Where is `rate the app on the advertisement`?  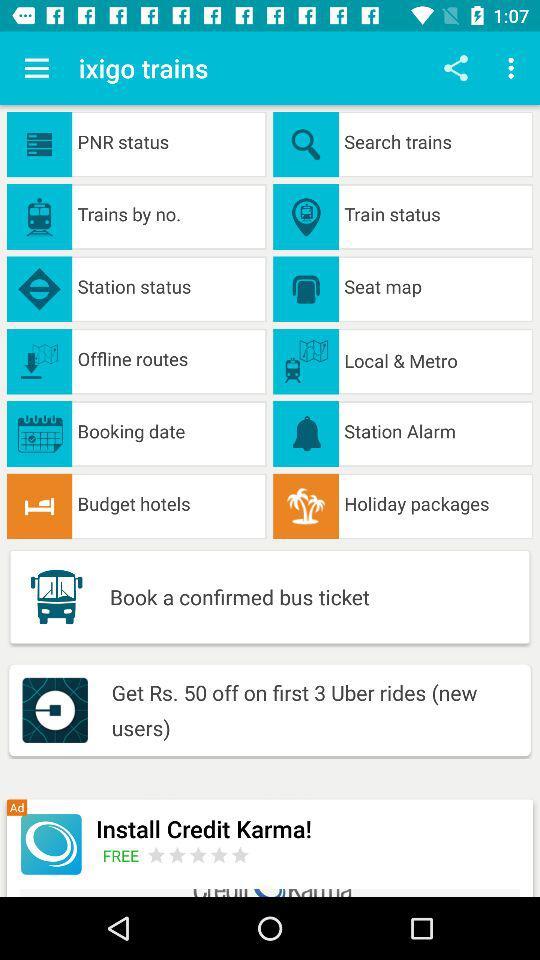
rate the app on the advertisement is located at coordinates (198, 854).